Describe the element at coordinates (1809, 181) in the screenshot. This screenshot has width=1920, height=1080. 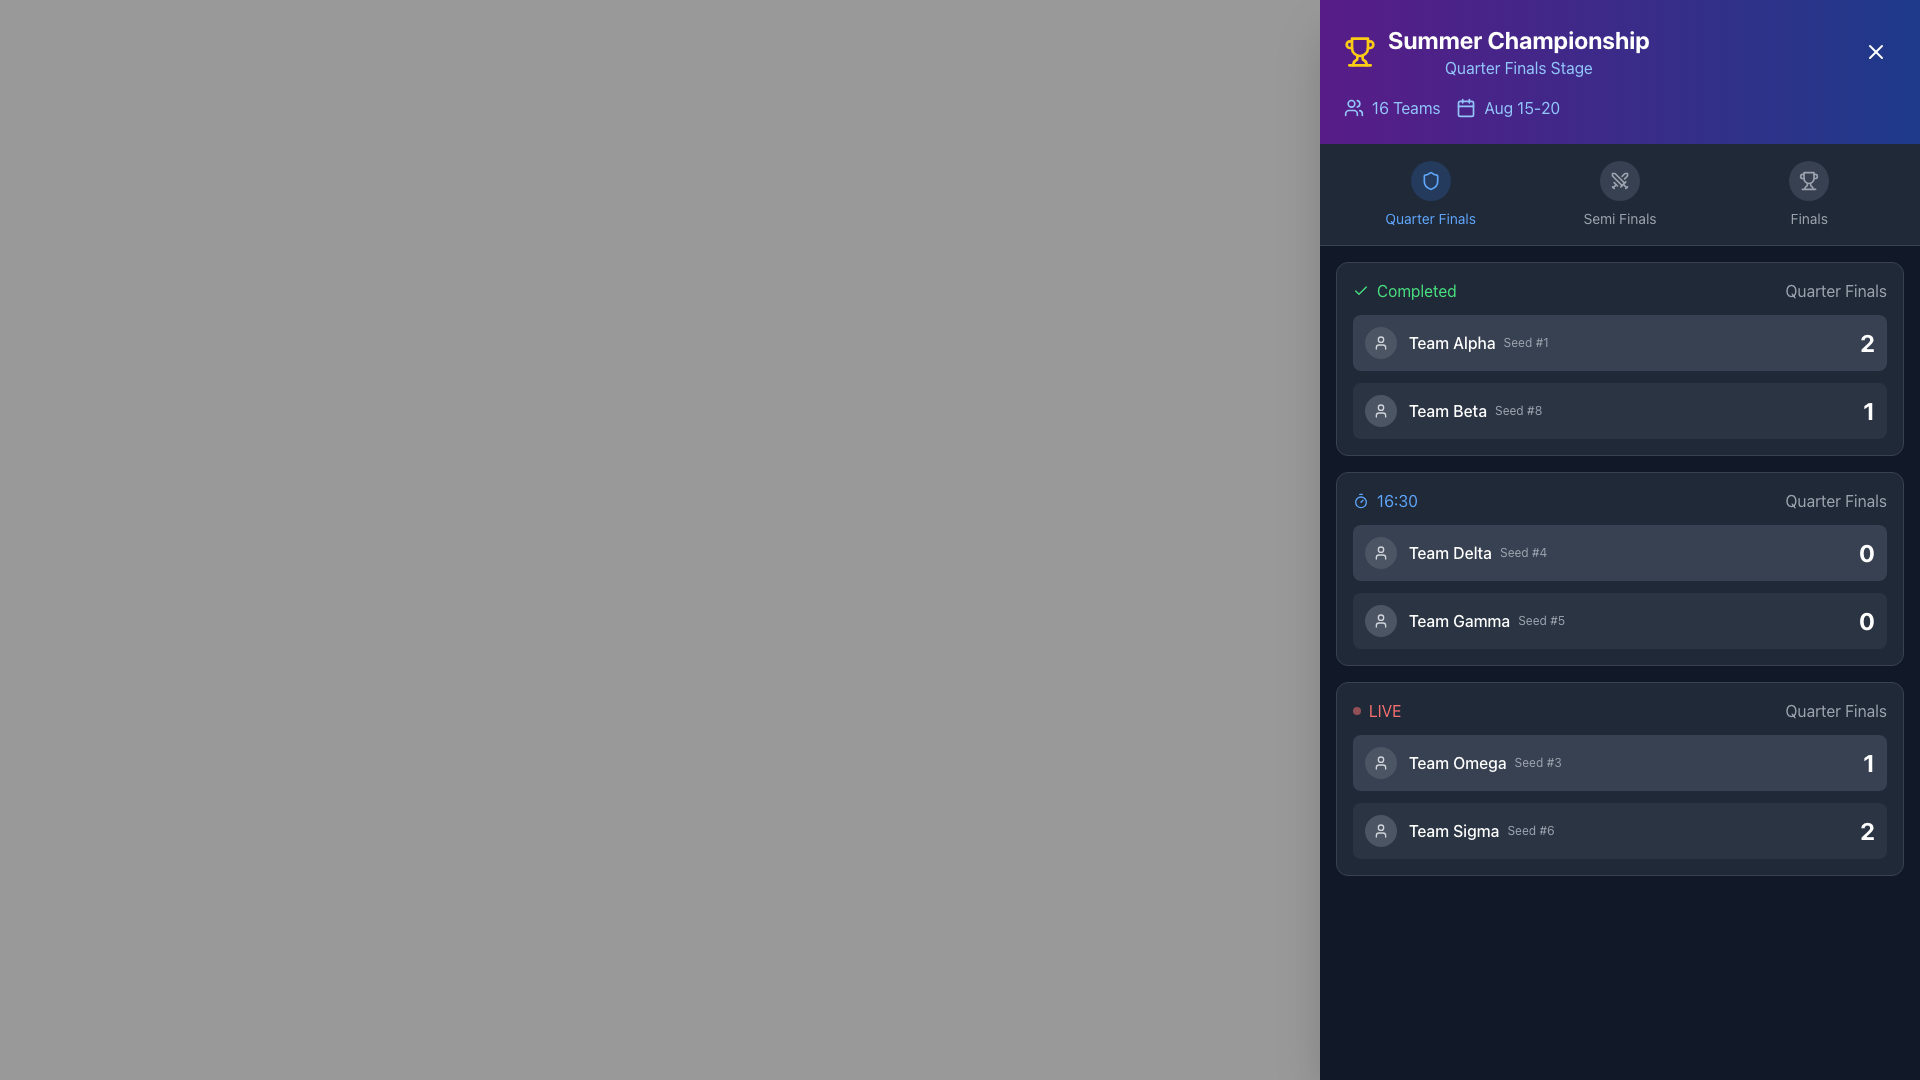
I see `the trophy icon in the header of the sidebar, which signifies championships or competitions` at that location.